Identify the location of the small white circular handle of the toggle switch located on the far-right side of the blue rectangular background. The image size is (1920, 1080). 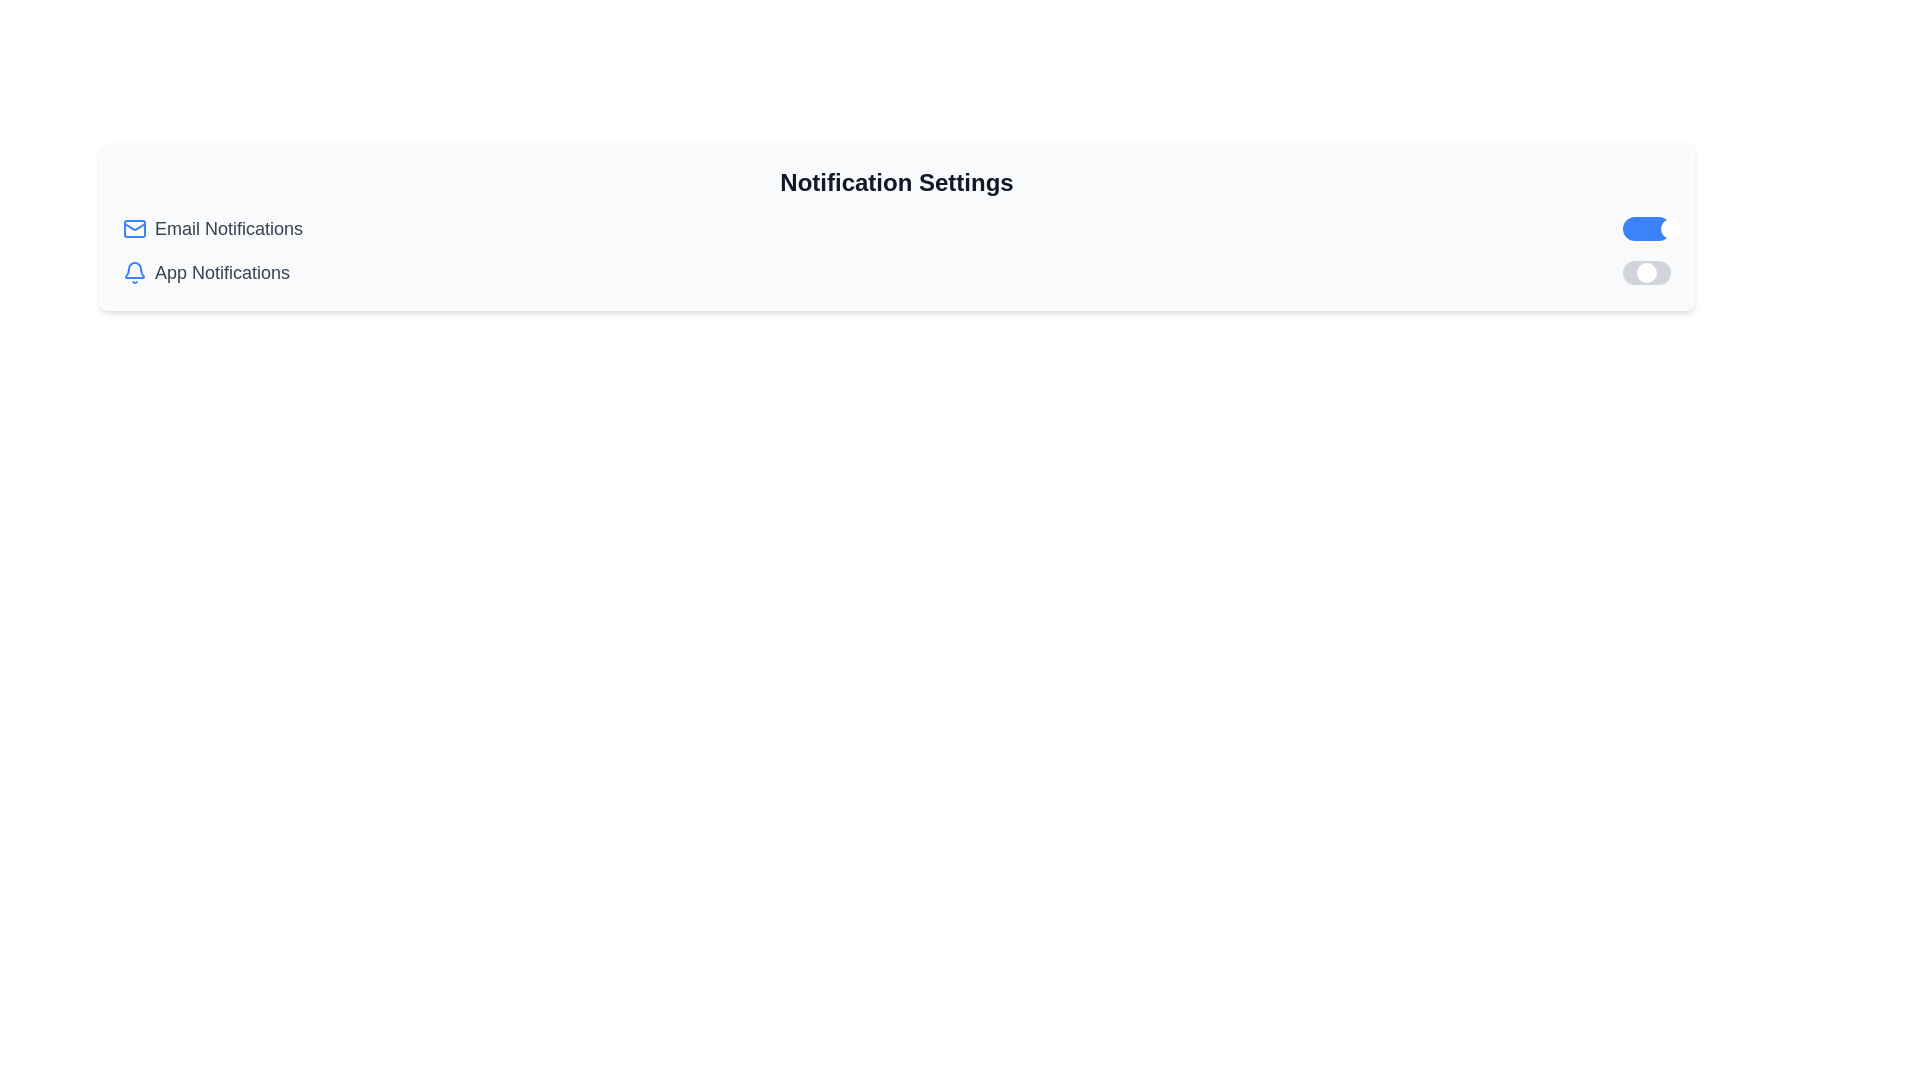
(1670, 227).